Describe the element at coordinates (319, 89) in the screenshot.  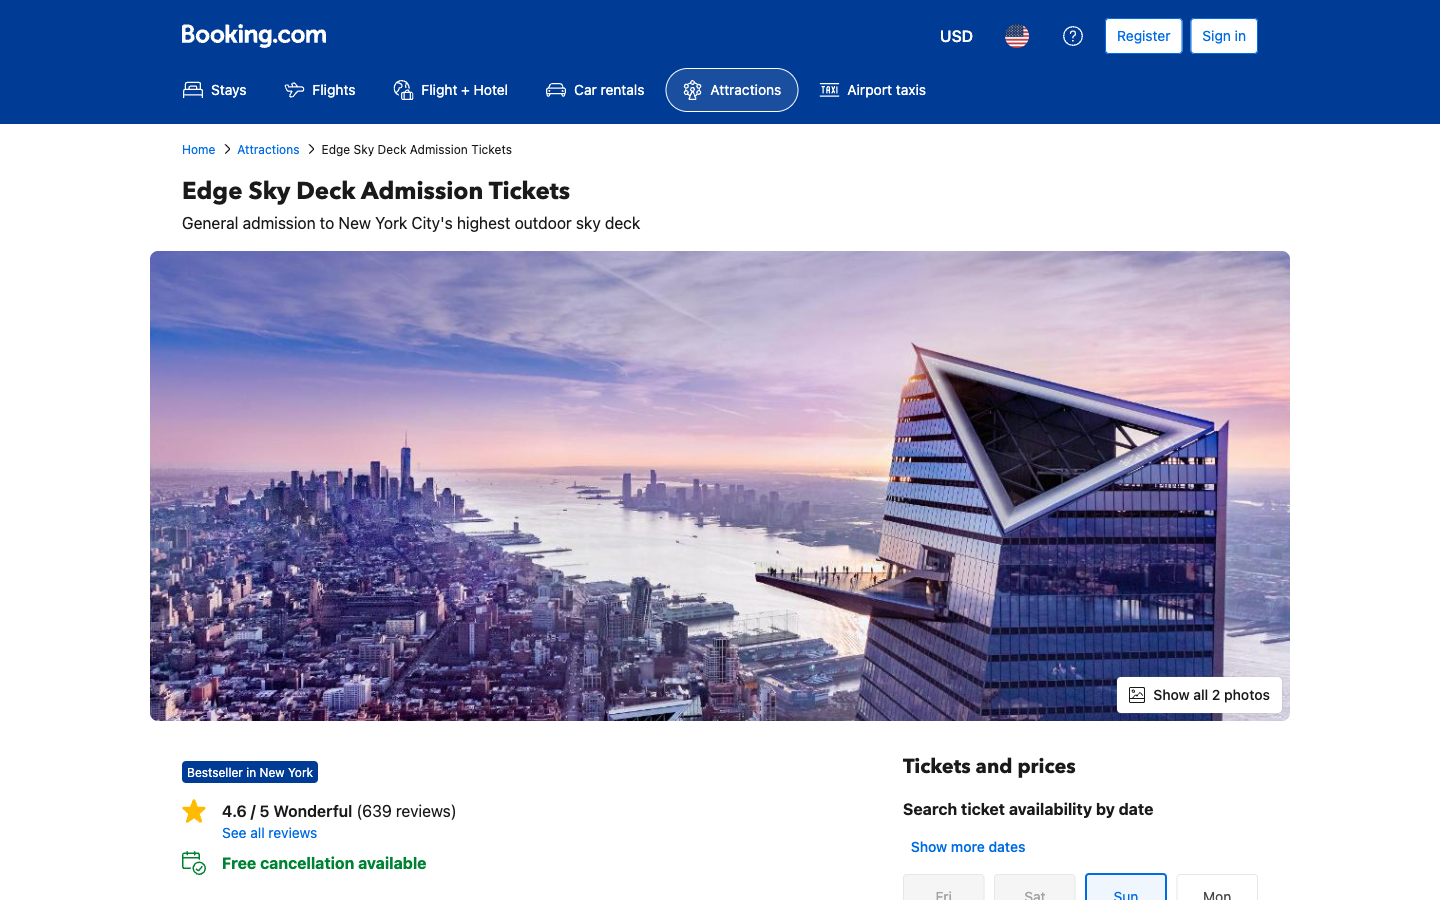
I see `Search for flights` at that location.